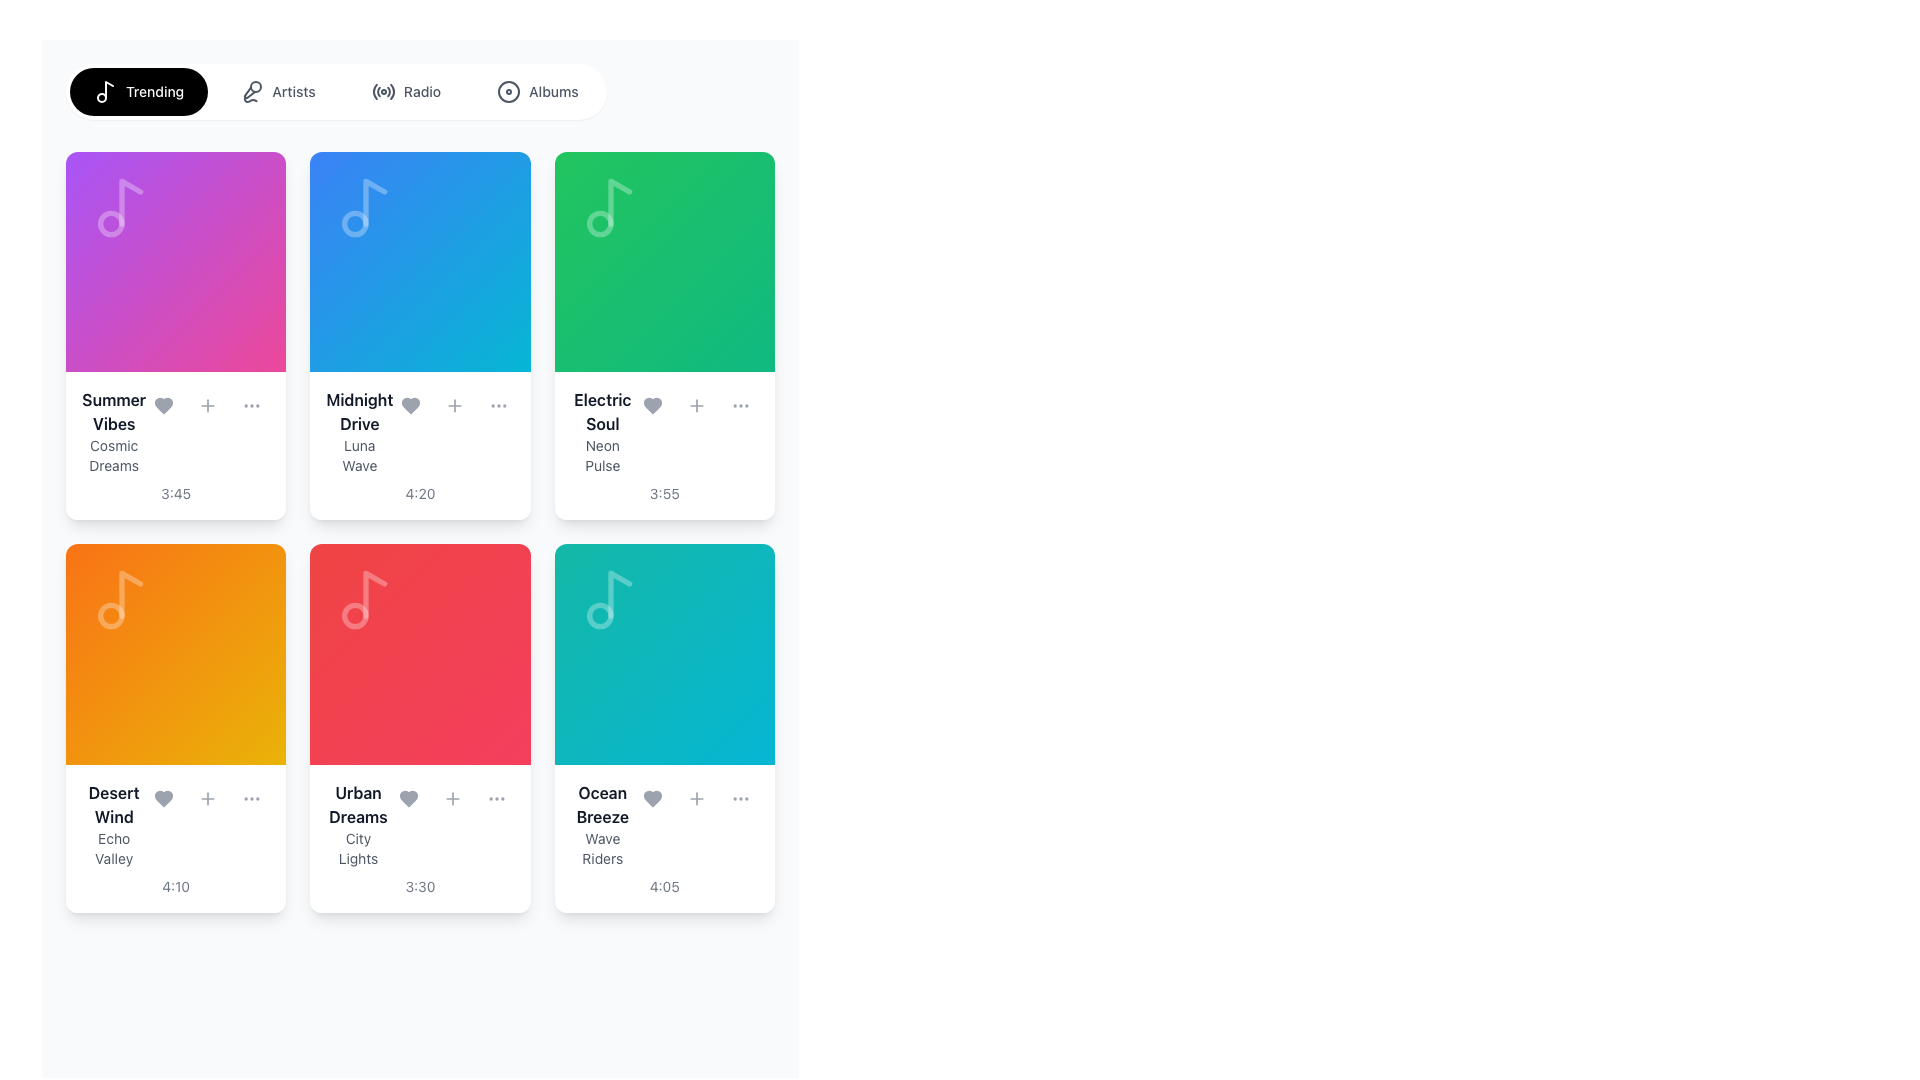  What do you see at coordinates (601, 803) in the screenshot?
I see `the text label displaying 'Ocean Breeze', which is bold and dark, located in the bottom-right card of the grid layout` at bounding box center [601, 803].